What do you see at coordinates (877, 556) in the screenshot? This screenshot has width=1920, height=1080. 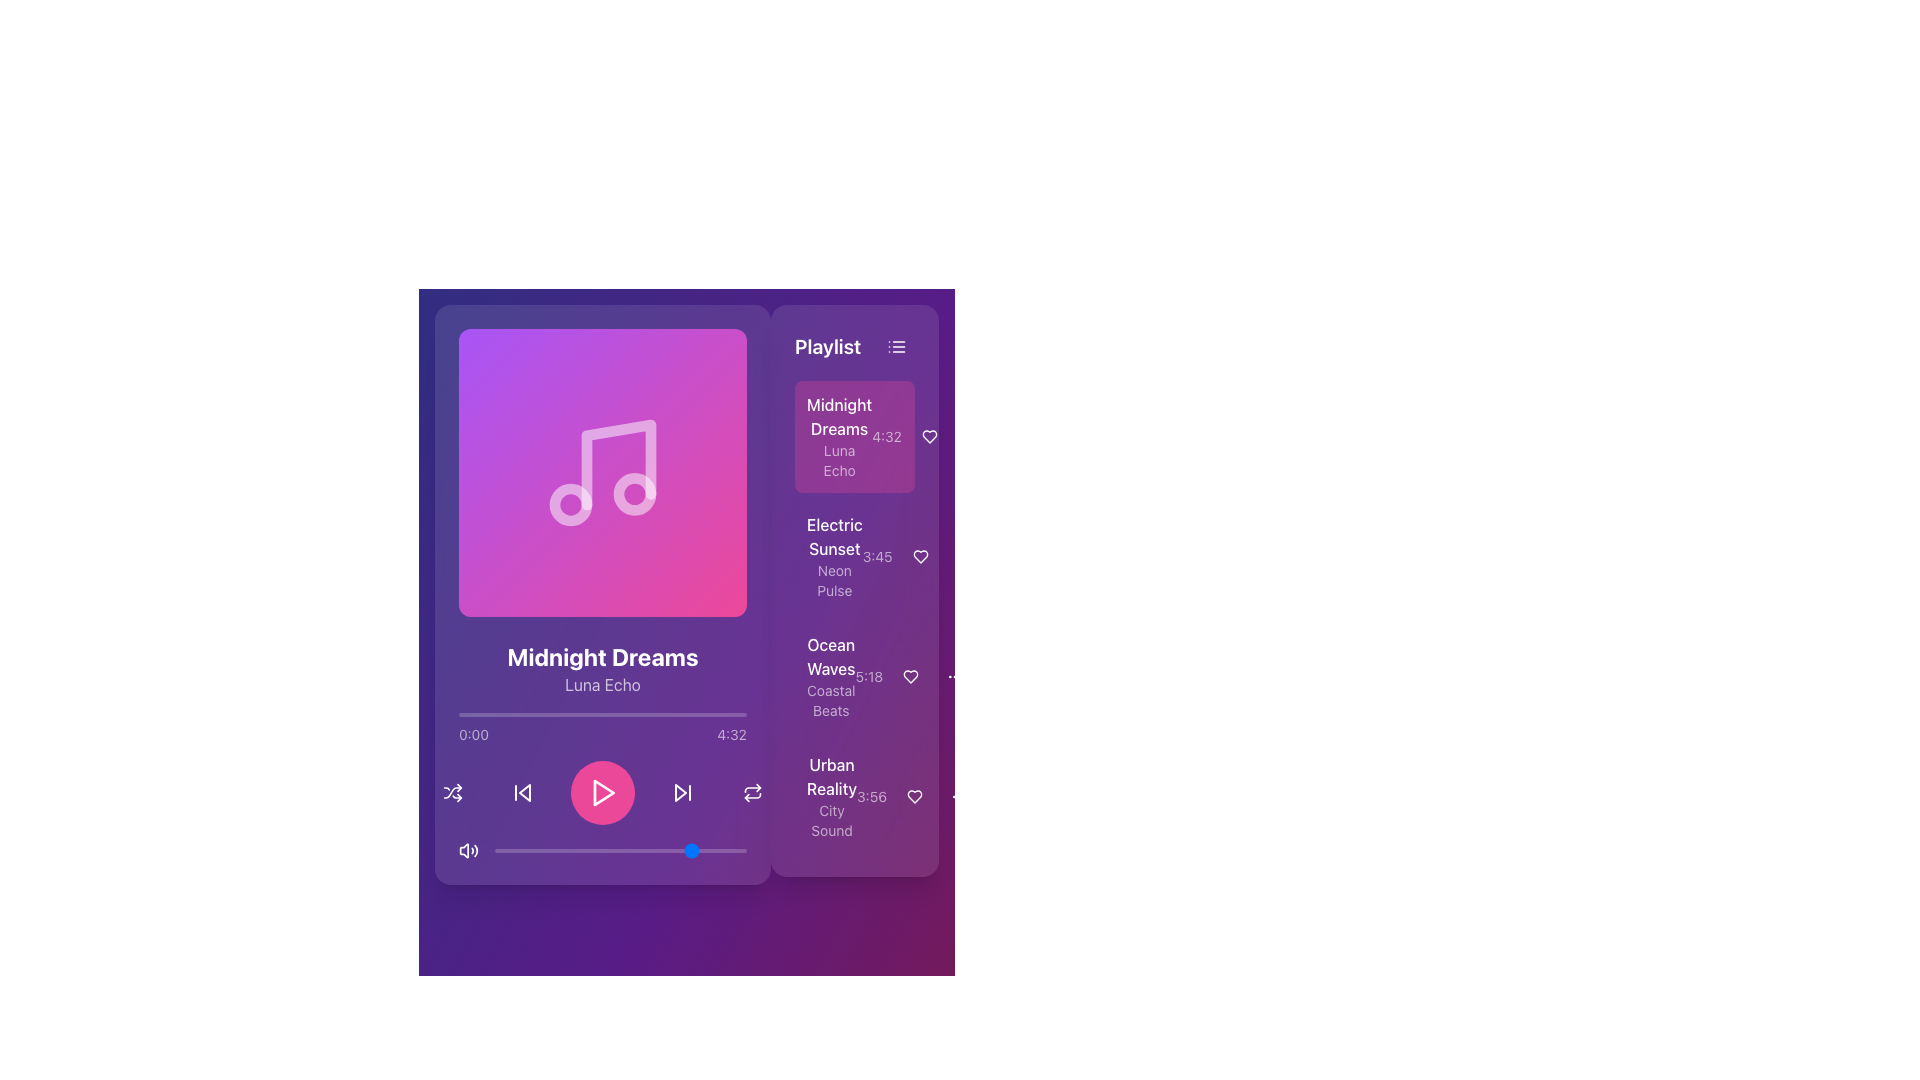 I see `the static text element displaying the duration of the track 'Electric Sunset', located in the top-right corner of the 'Playlist' section` at bounding box center [877, 556].